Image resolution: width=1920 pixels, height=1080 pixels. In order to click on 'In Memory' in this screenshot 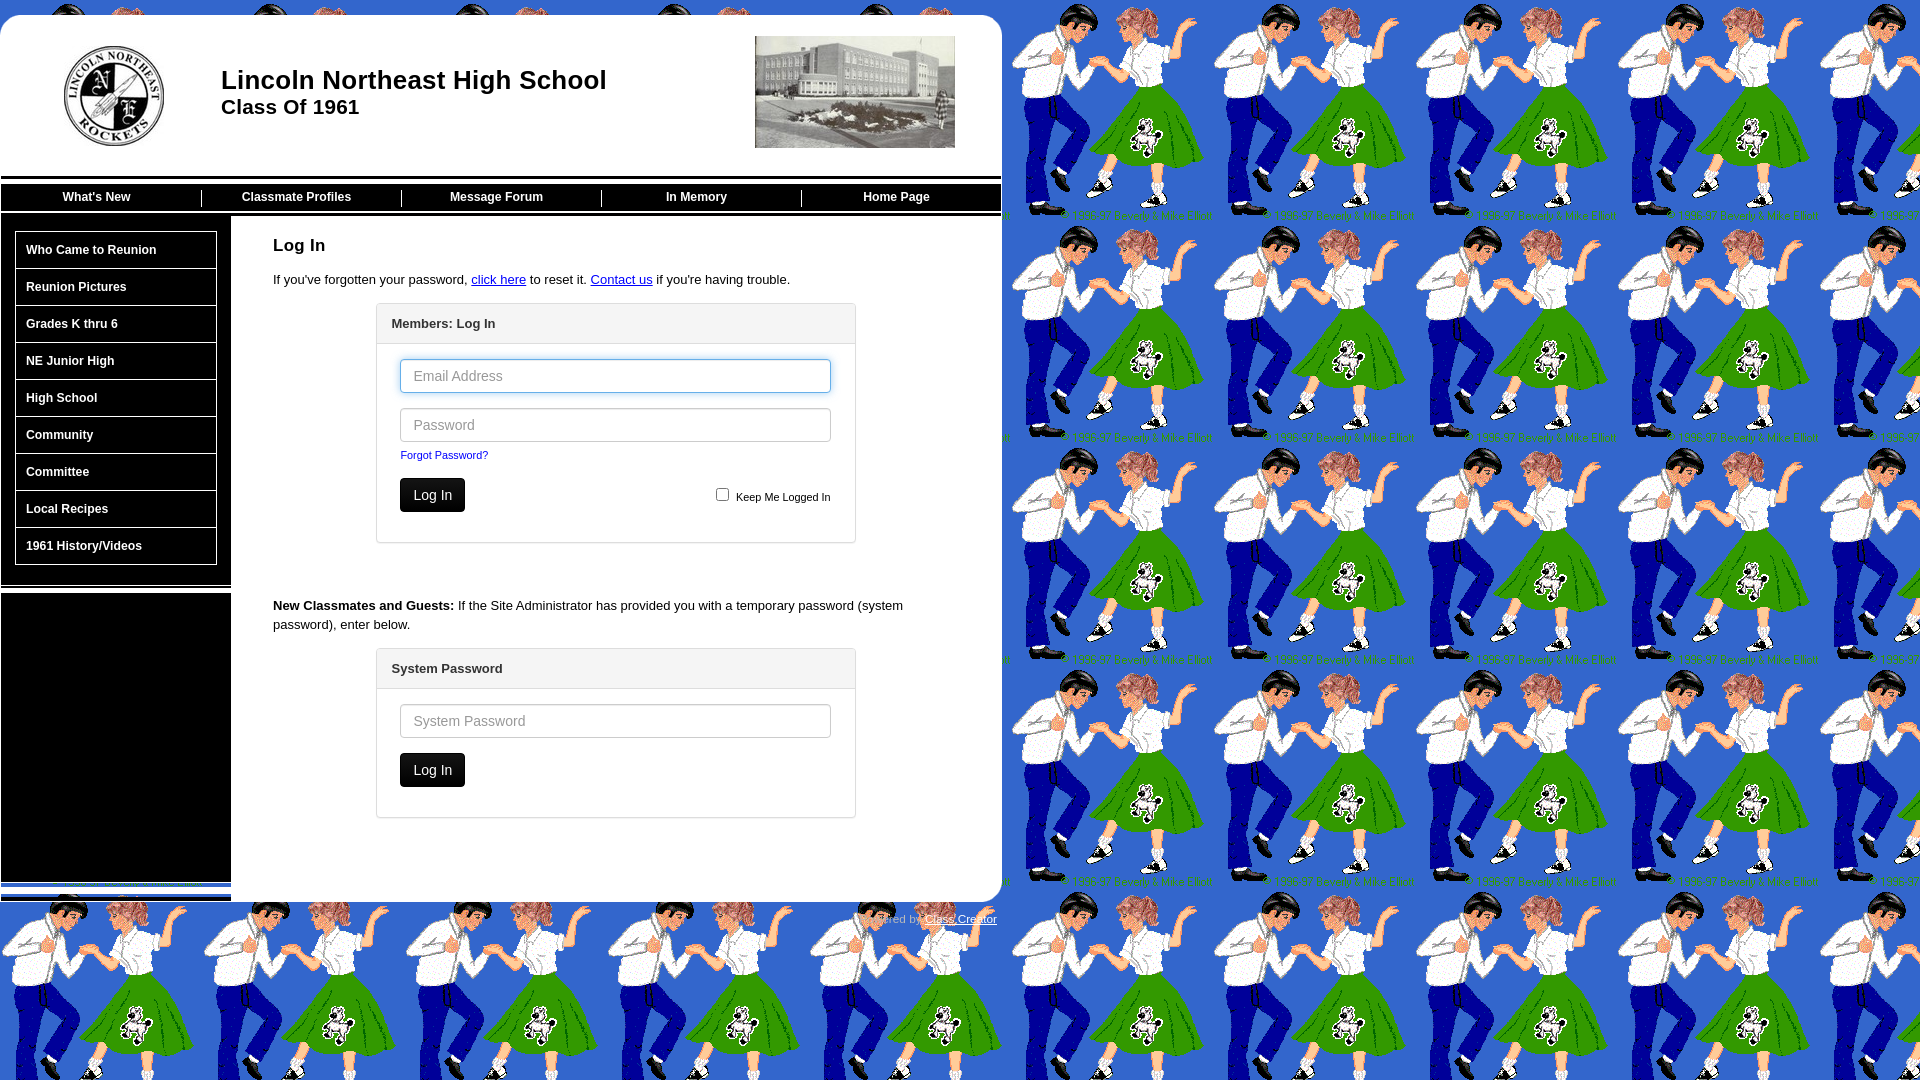, I will do `click(701, 197)`.